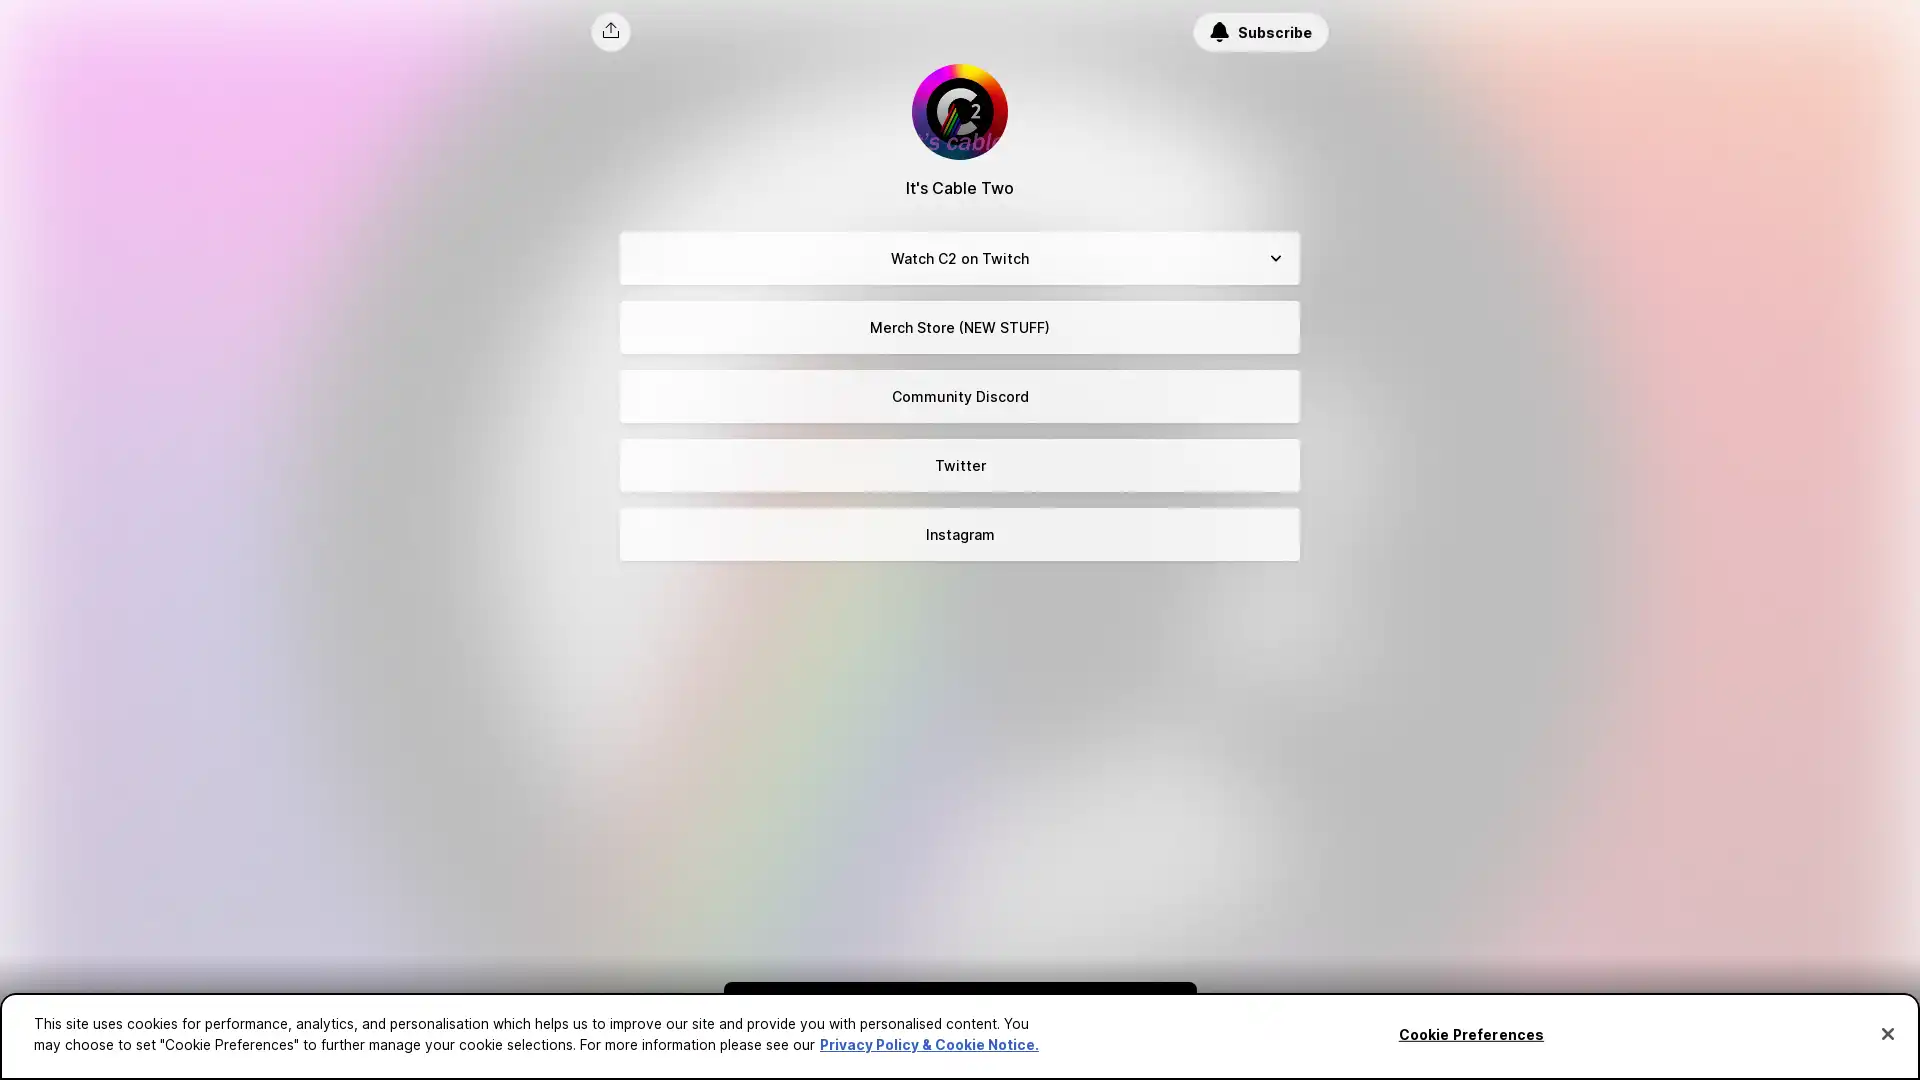 This screenshot has height=1080, width=1920. Describe the element at coordinates (53, 1050) in the screenshot. I see `Cookie Preferences` at that location.